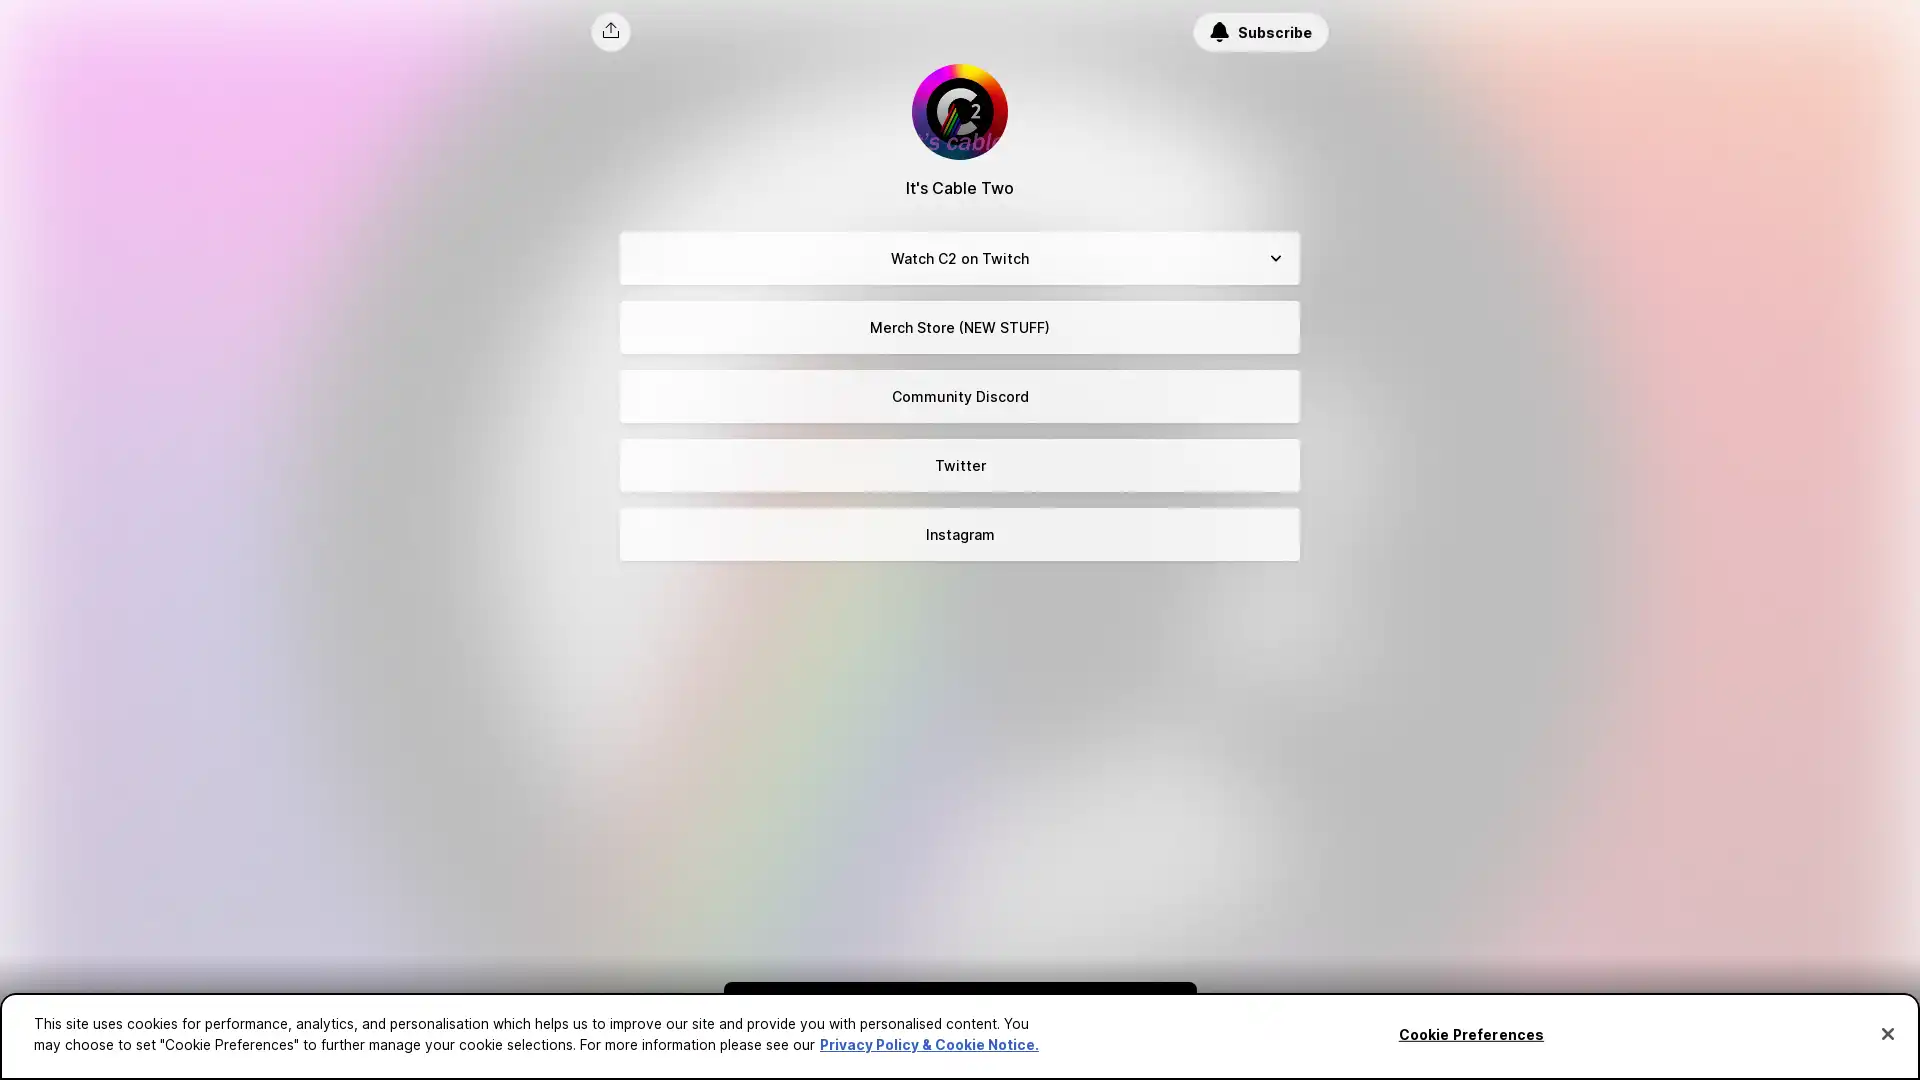 This screenshot has height=1080, width=1920. Describe the element at coordinates (53, 1050) in the screenshot. I see `Cookie Preferences` at that location.